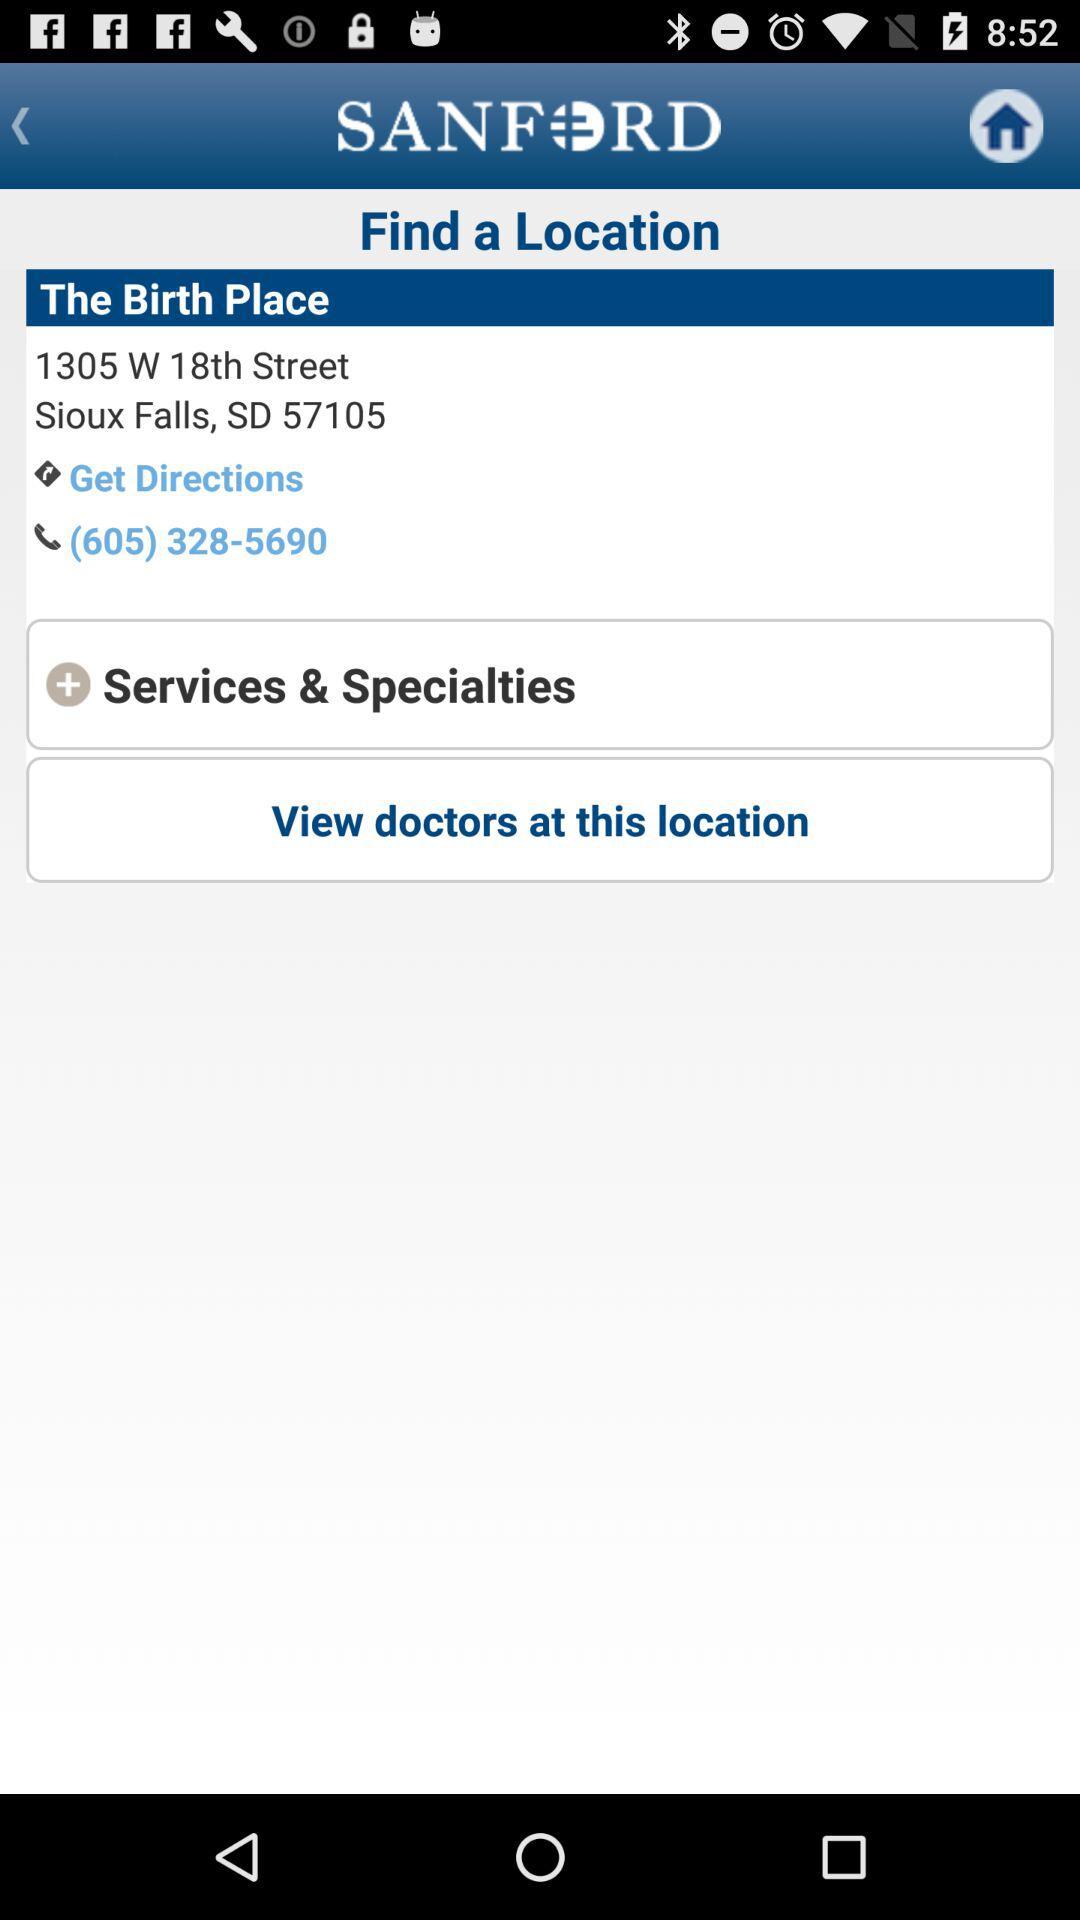  What do you see at coordinates (1006, 124) in the screenshot?
I see `the first icon` at bounding box center [1006, 124].